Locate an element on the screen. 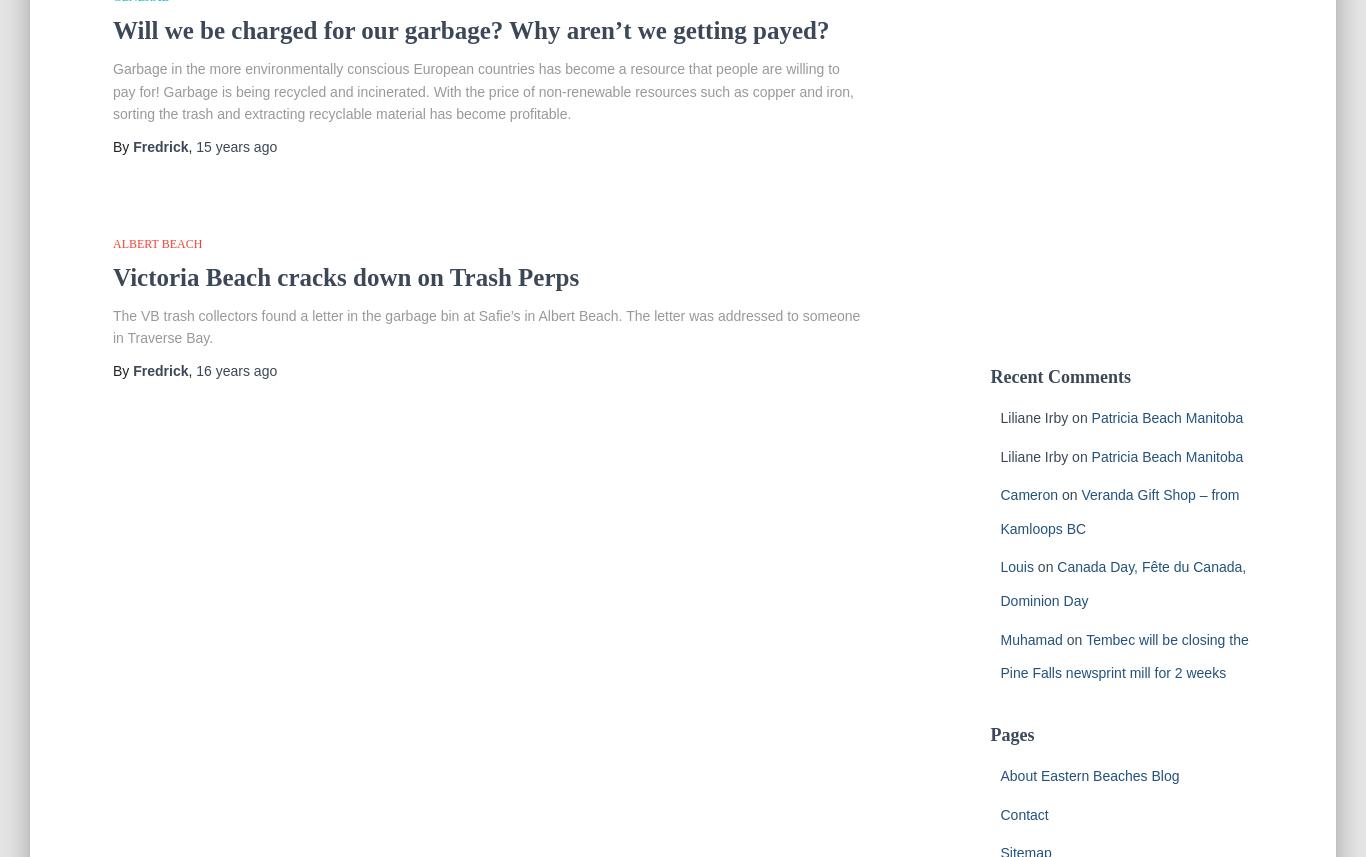 This screenshot has height=857, width=1366. 'Louis' is located at coordinates (1016, 566).